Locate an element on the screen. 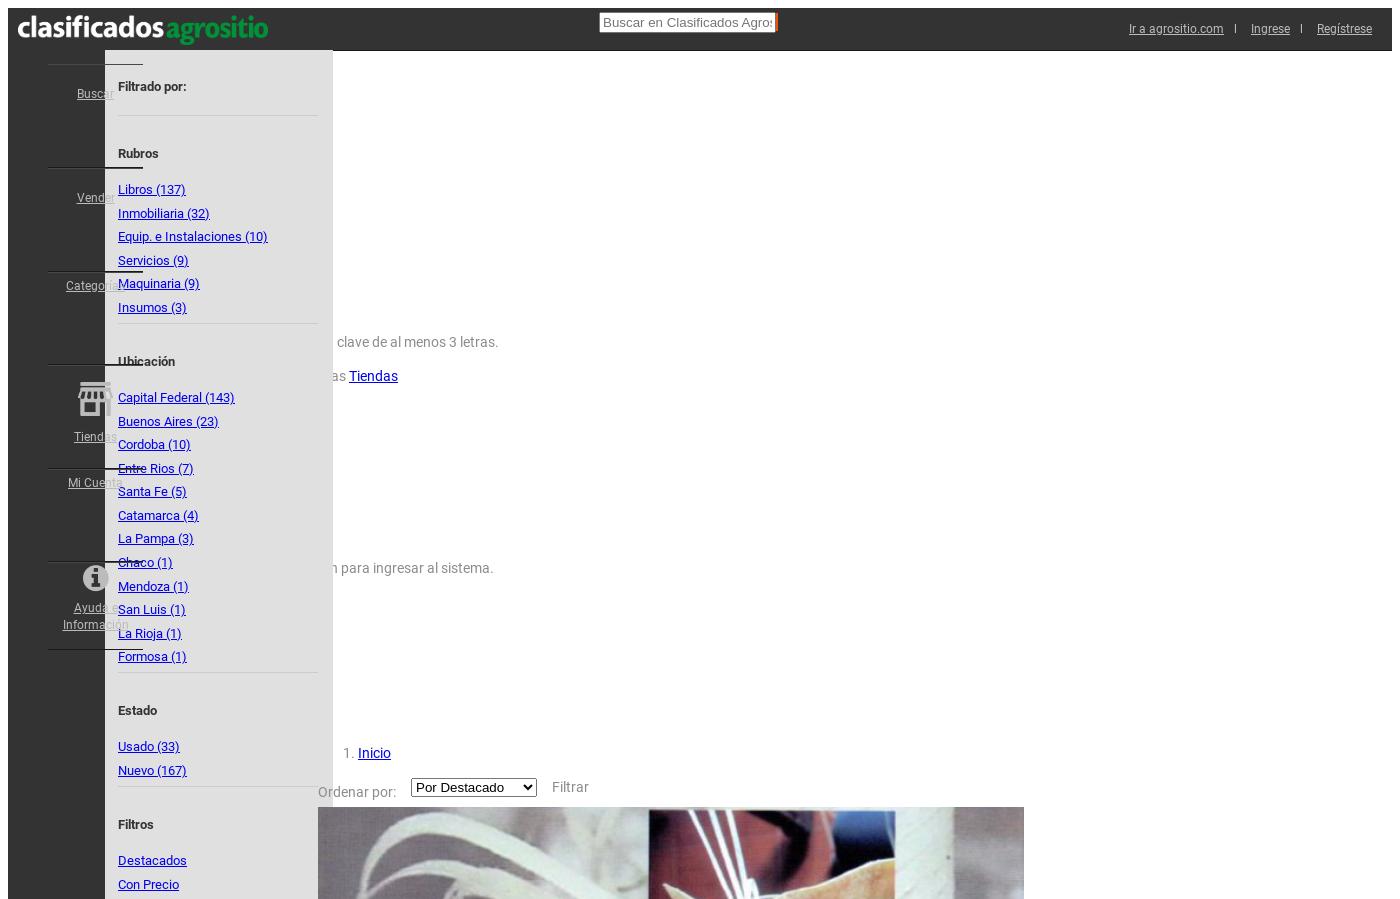 The width and height of the screenshot is (1400, 899). 'Aún no esta Registrado?' is located at coordinates (243, 223).